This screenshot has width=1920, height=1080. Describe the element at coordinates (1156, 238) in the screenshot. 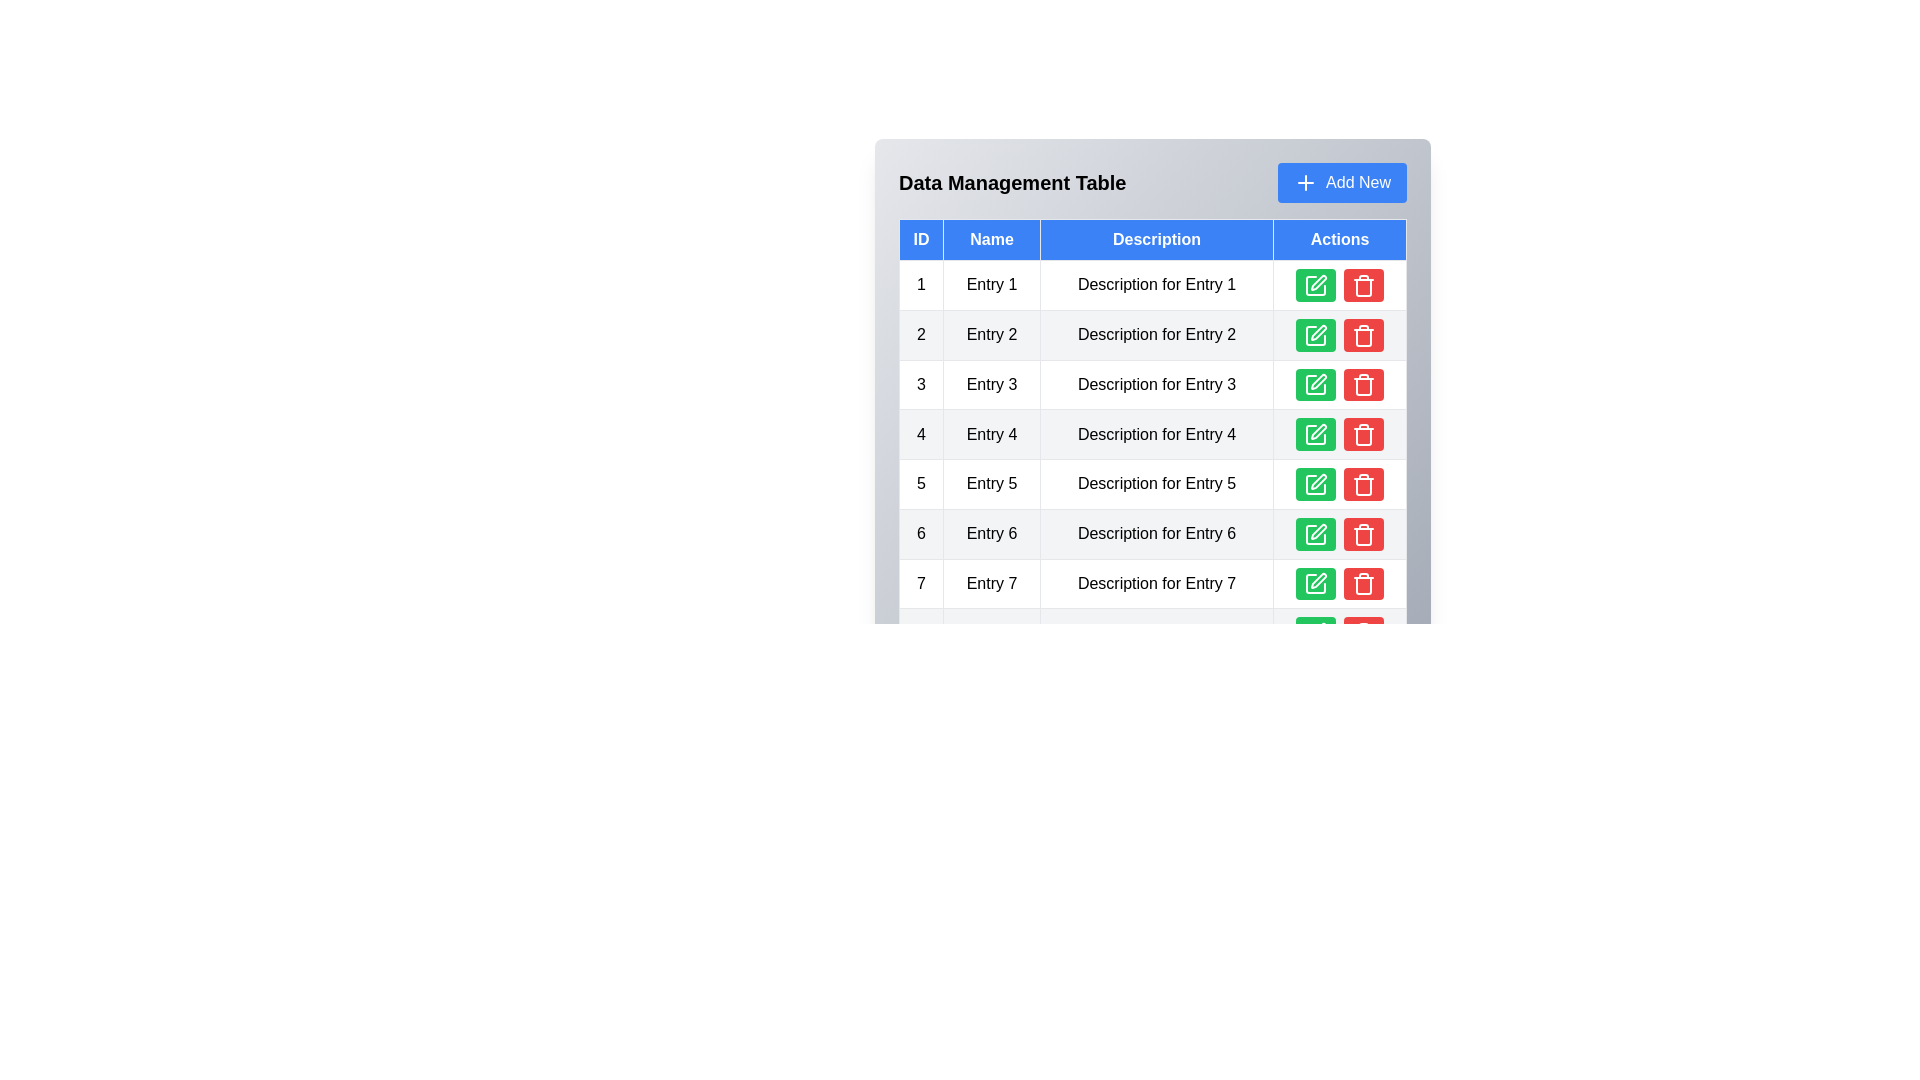

I see `the column header labeled Description to sort the table by that column` at that location.